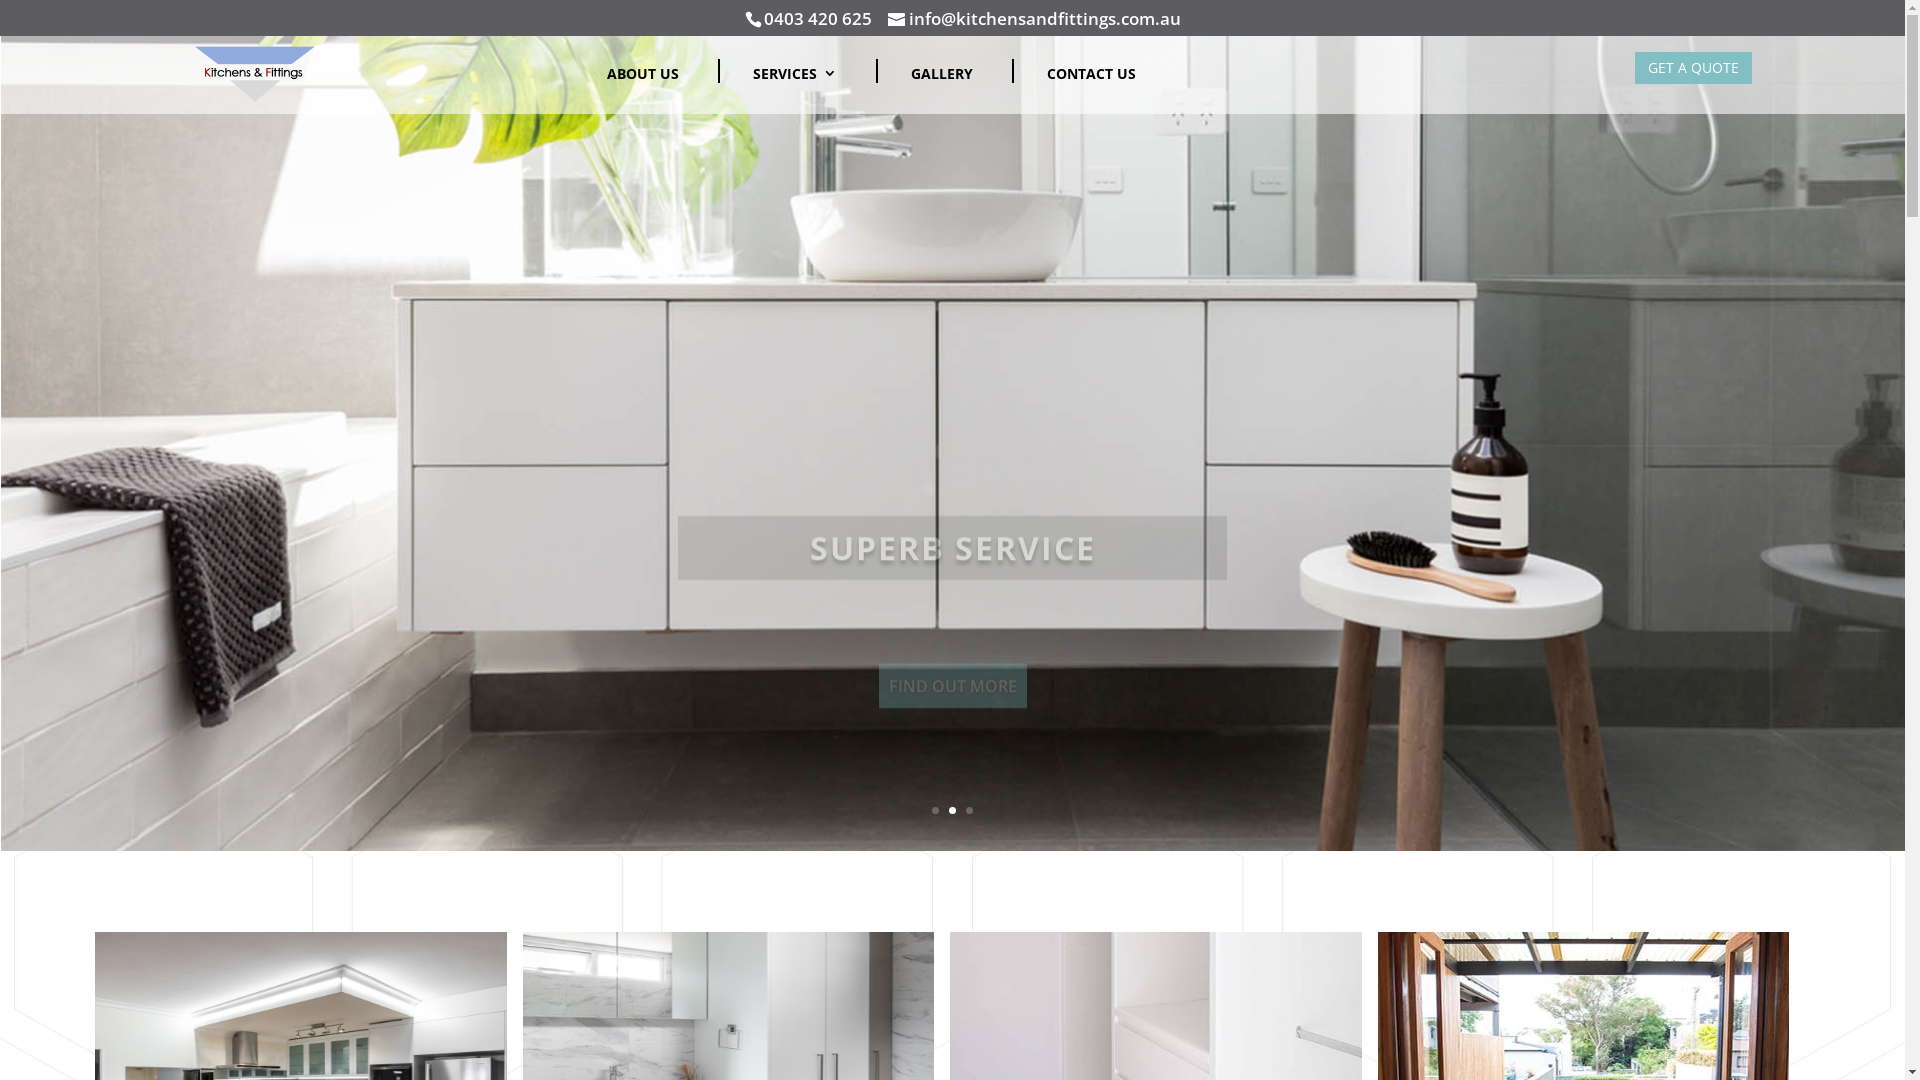  I want to click on '2', so click(951, 810).